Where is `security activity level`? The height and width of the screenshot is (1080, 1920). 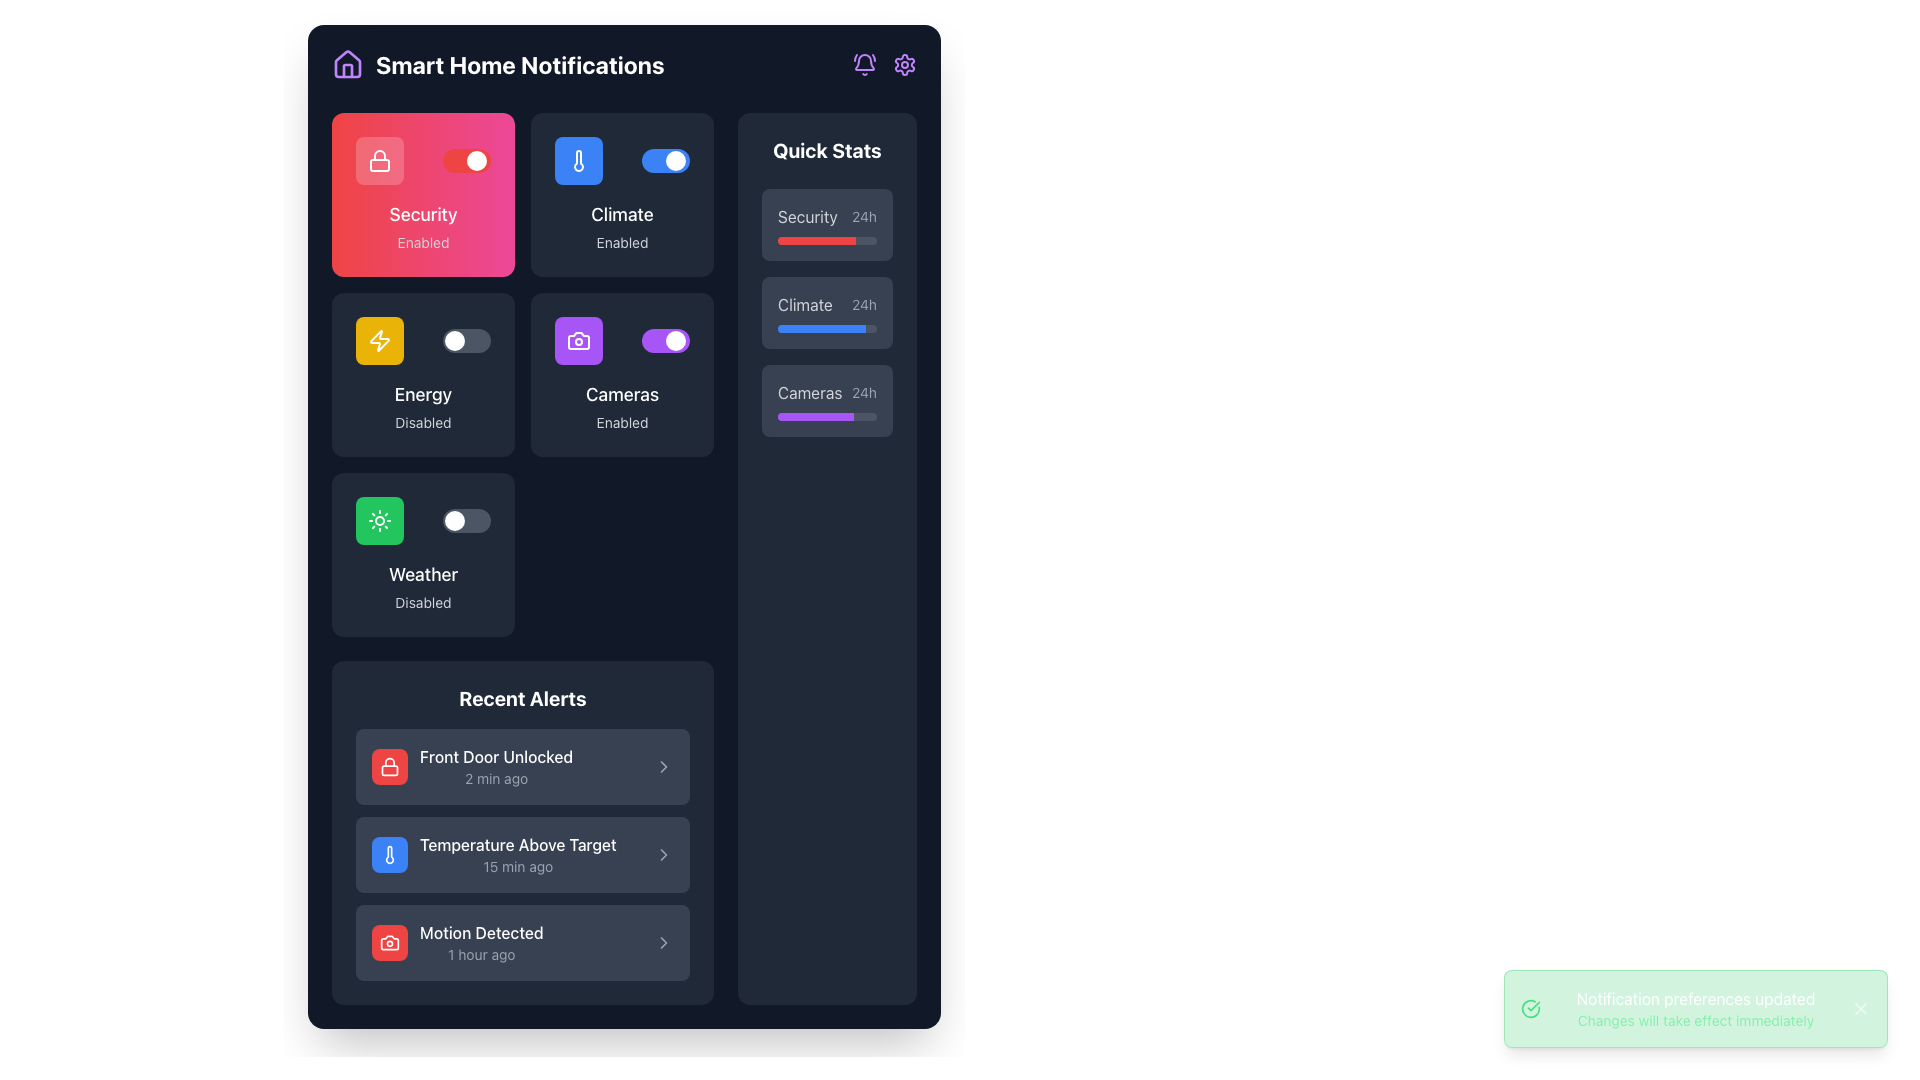 security activity level is located at coordinates (837, 239).